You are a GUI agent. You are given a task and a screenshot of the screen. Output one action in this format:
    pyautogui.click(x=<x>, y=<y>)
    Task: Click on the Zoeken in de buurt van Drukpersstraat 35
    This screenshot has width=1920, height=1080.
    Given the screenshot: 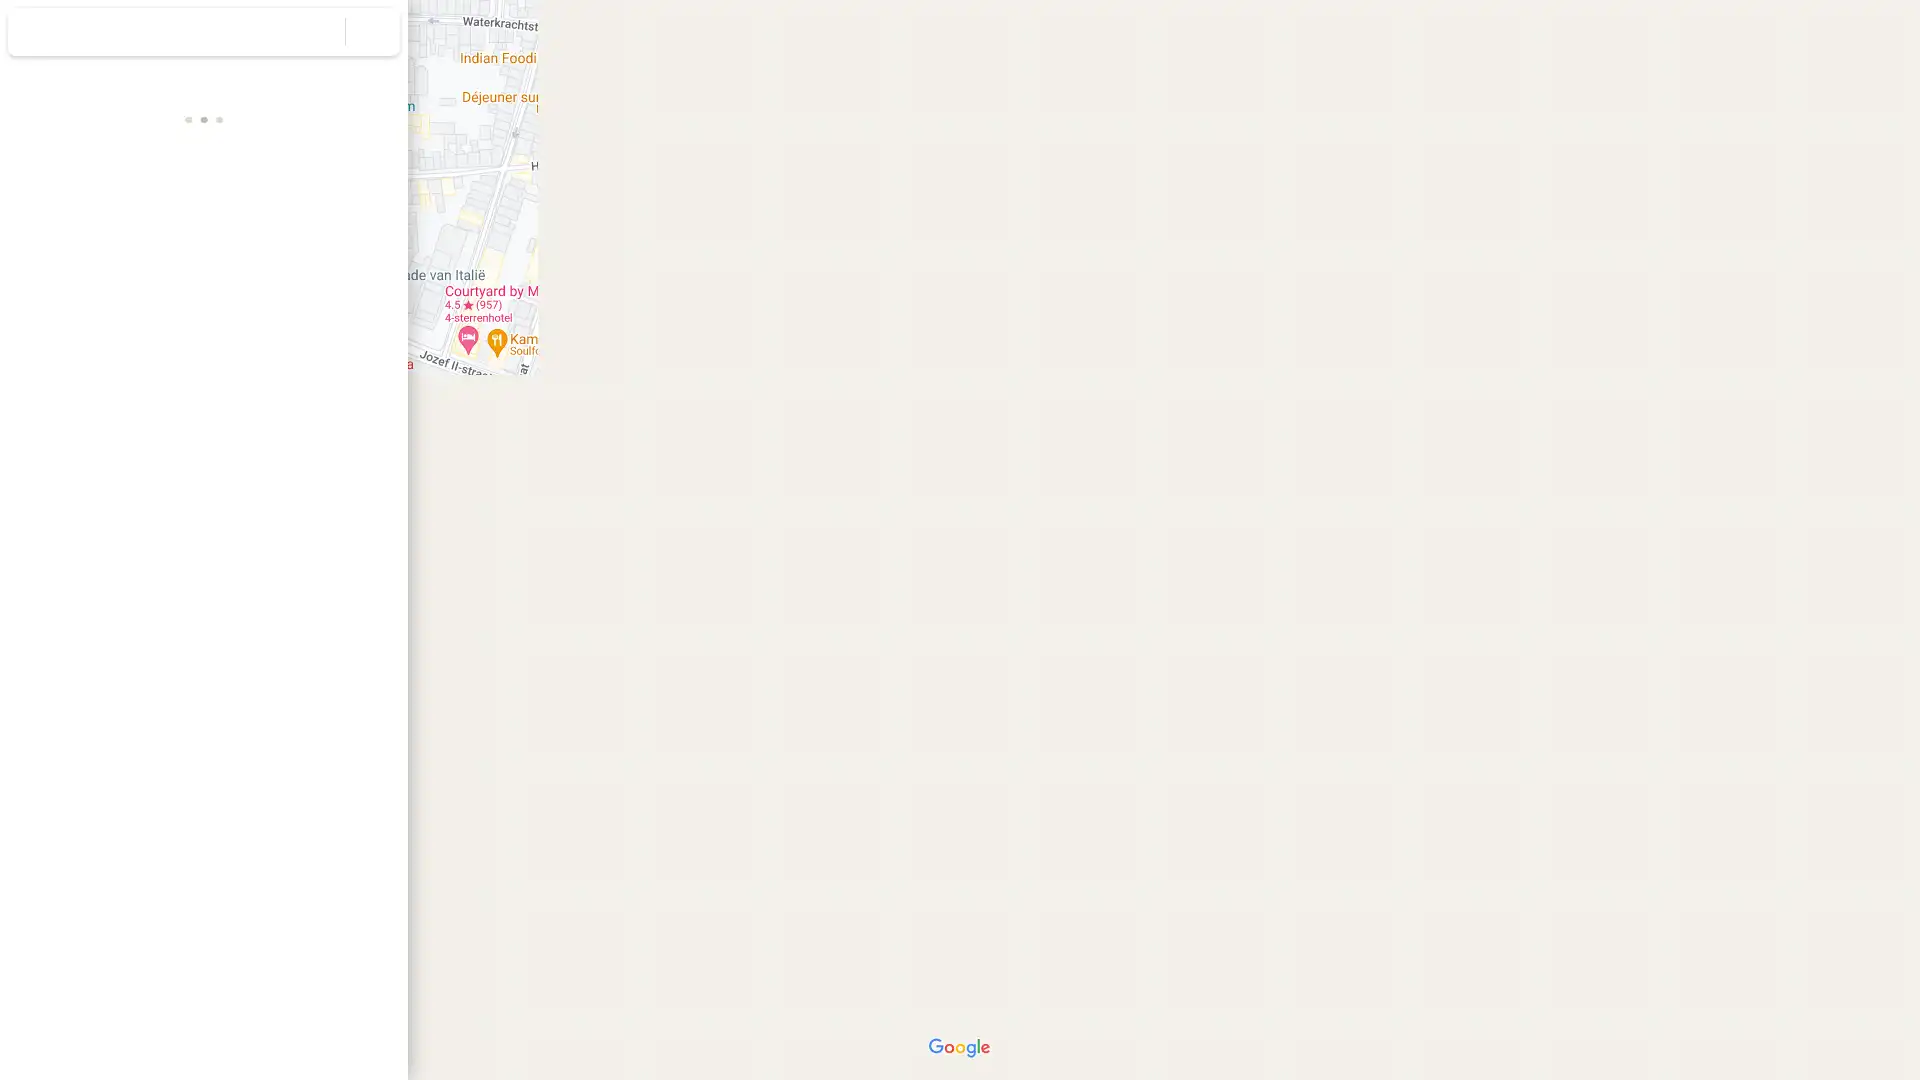 What is the action you would take?
    pyautogui.click(x=203, y=342)
    